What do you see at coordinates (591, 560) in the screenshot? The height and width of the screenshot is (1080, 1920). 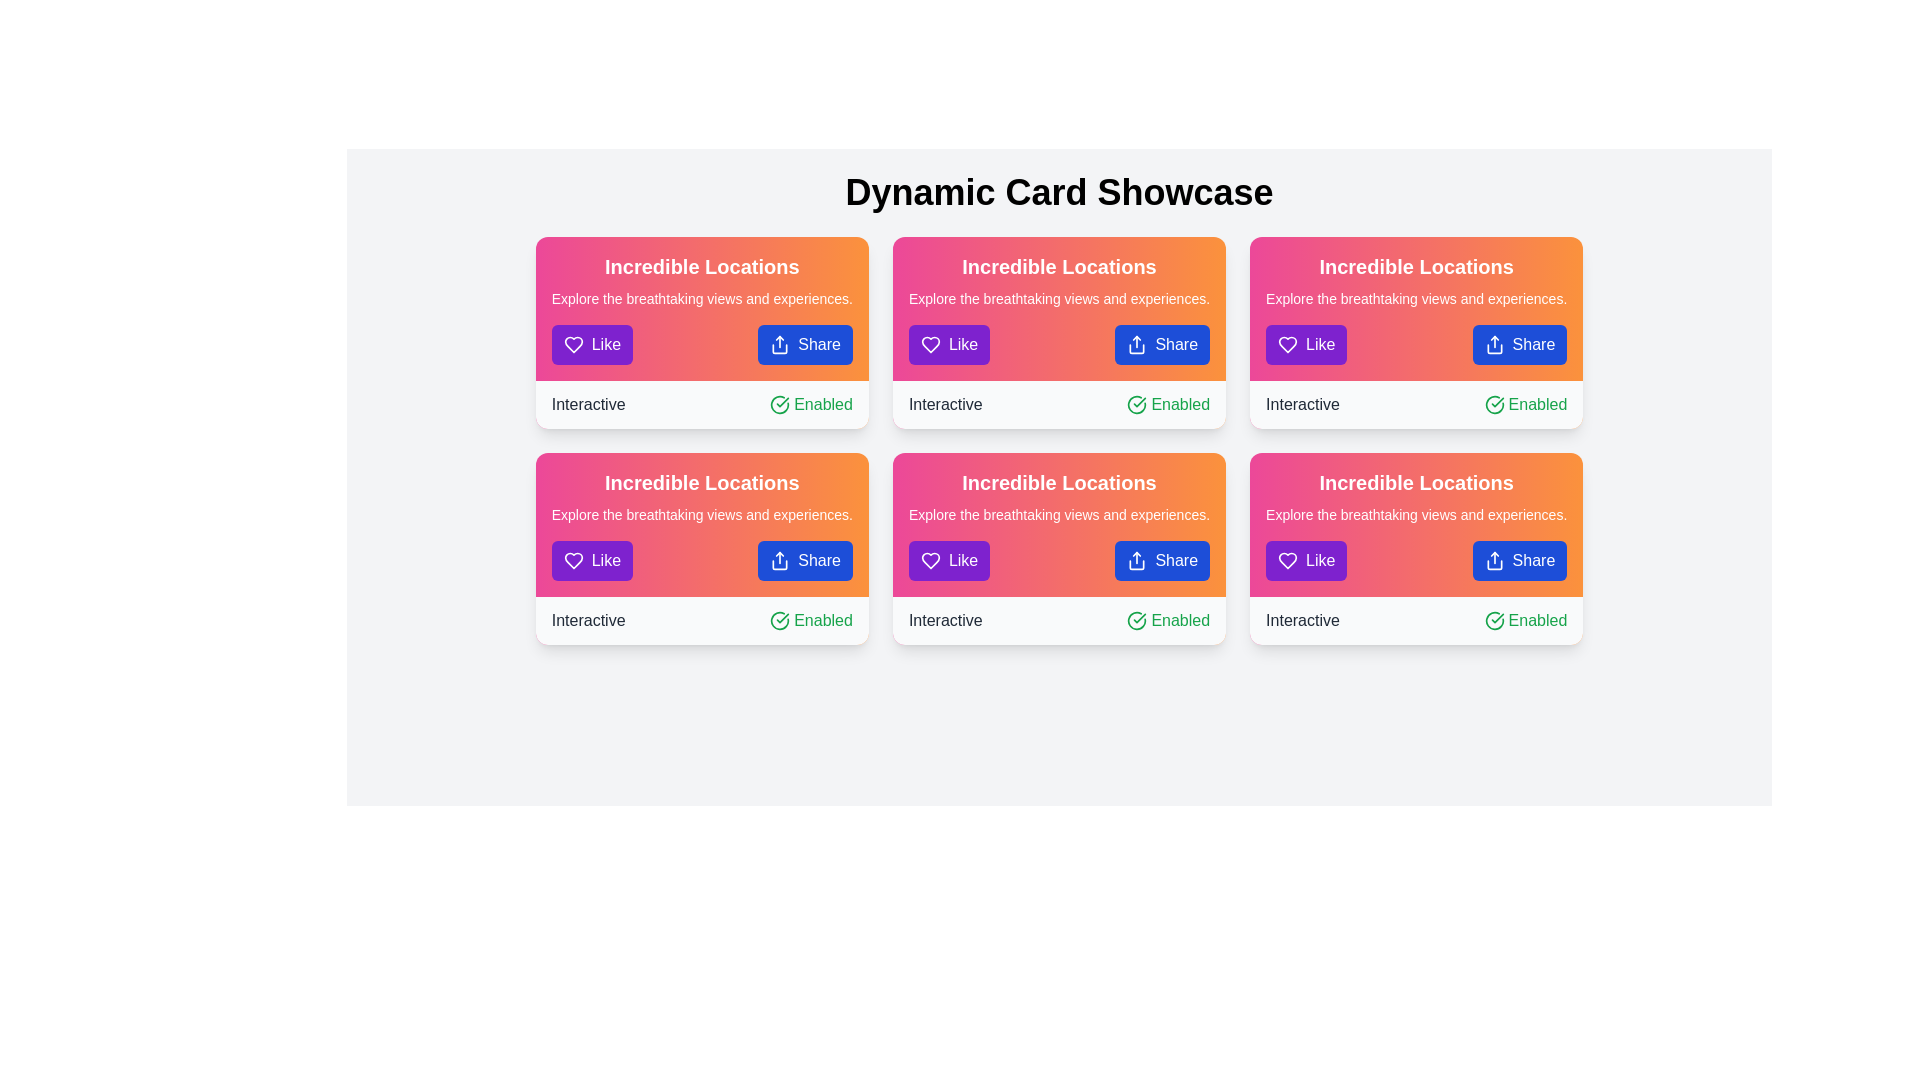 I see `the 'Like' button, which is a rectangular button with a vibrant purple background and a white heart icon, located in the bottom left card of a grid layout` at bounding box center [591, 560].